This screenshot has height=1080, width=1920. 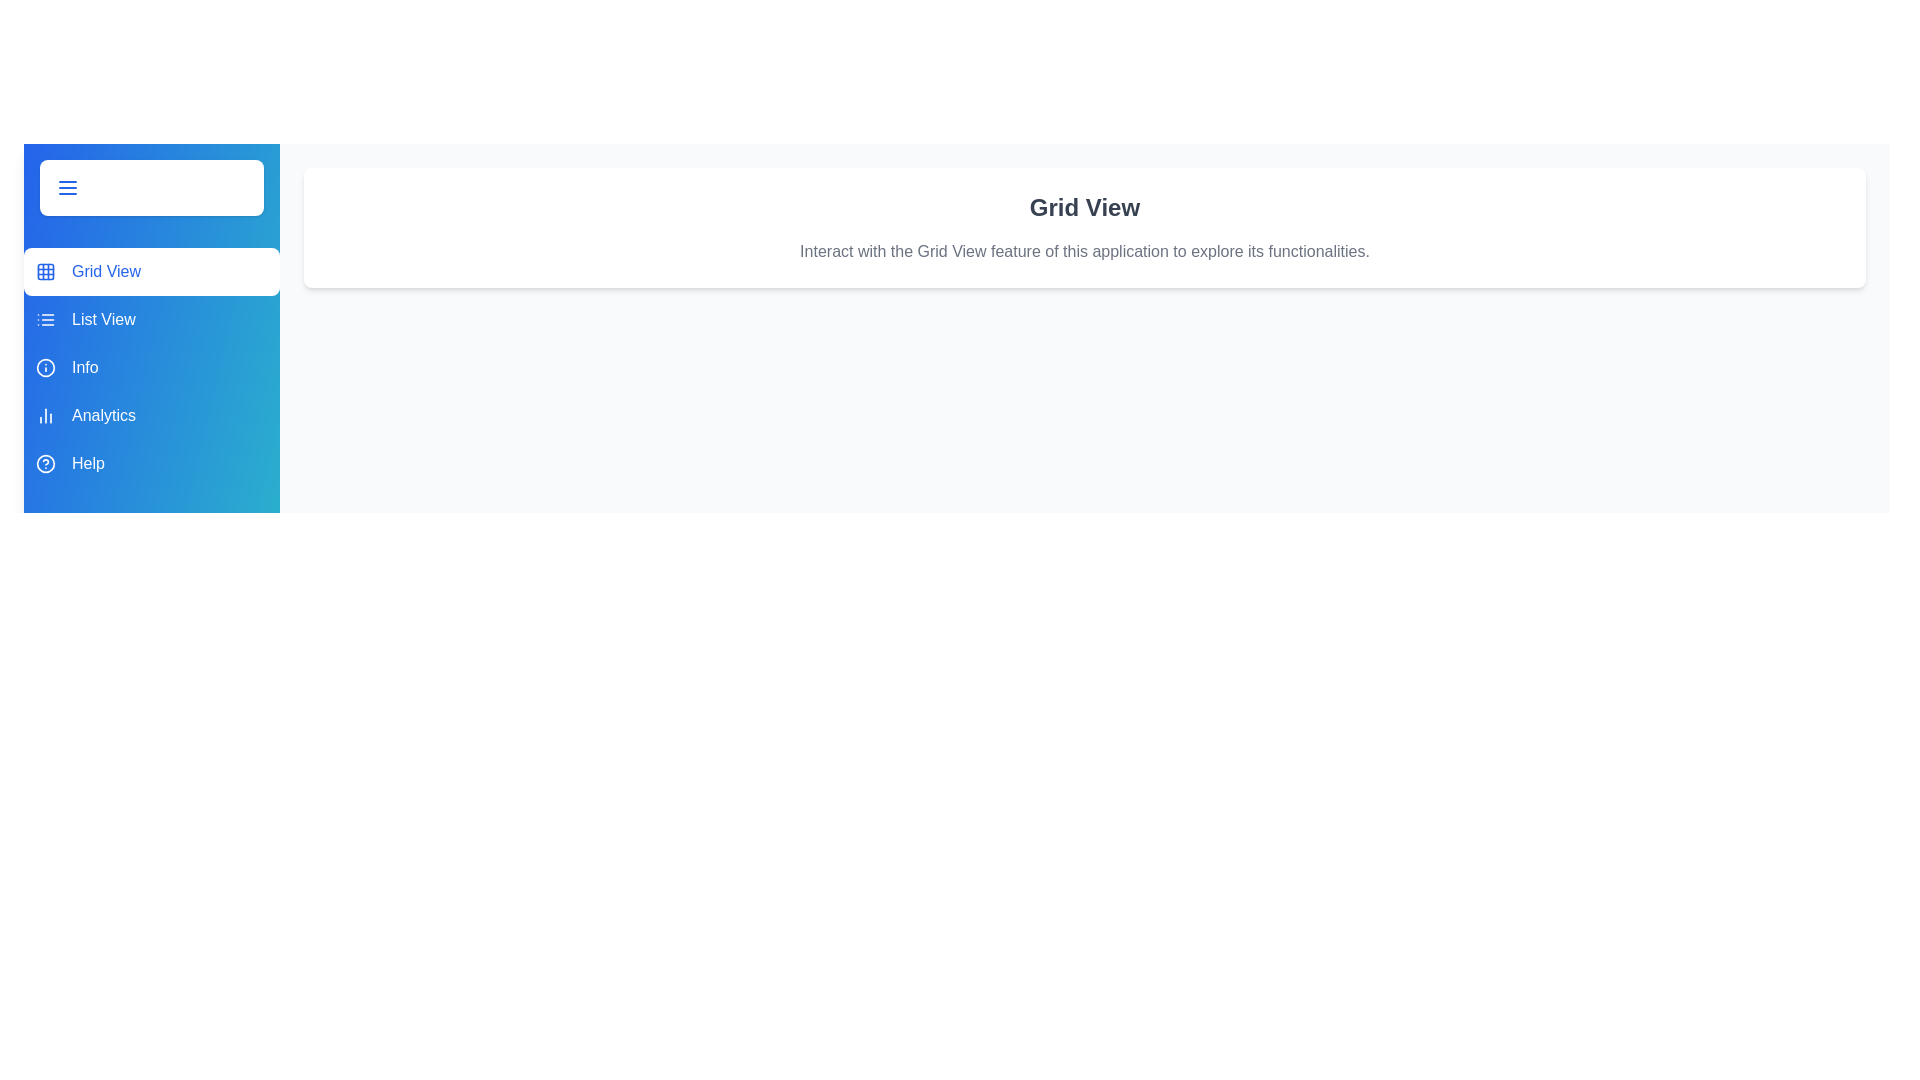 What do you see at coordinates (151, 463) in the screenshot?
I see `the sidebar menu item labeled Help` at bounding box center [151, 463].